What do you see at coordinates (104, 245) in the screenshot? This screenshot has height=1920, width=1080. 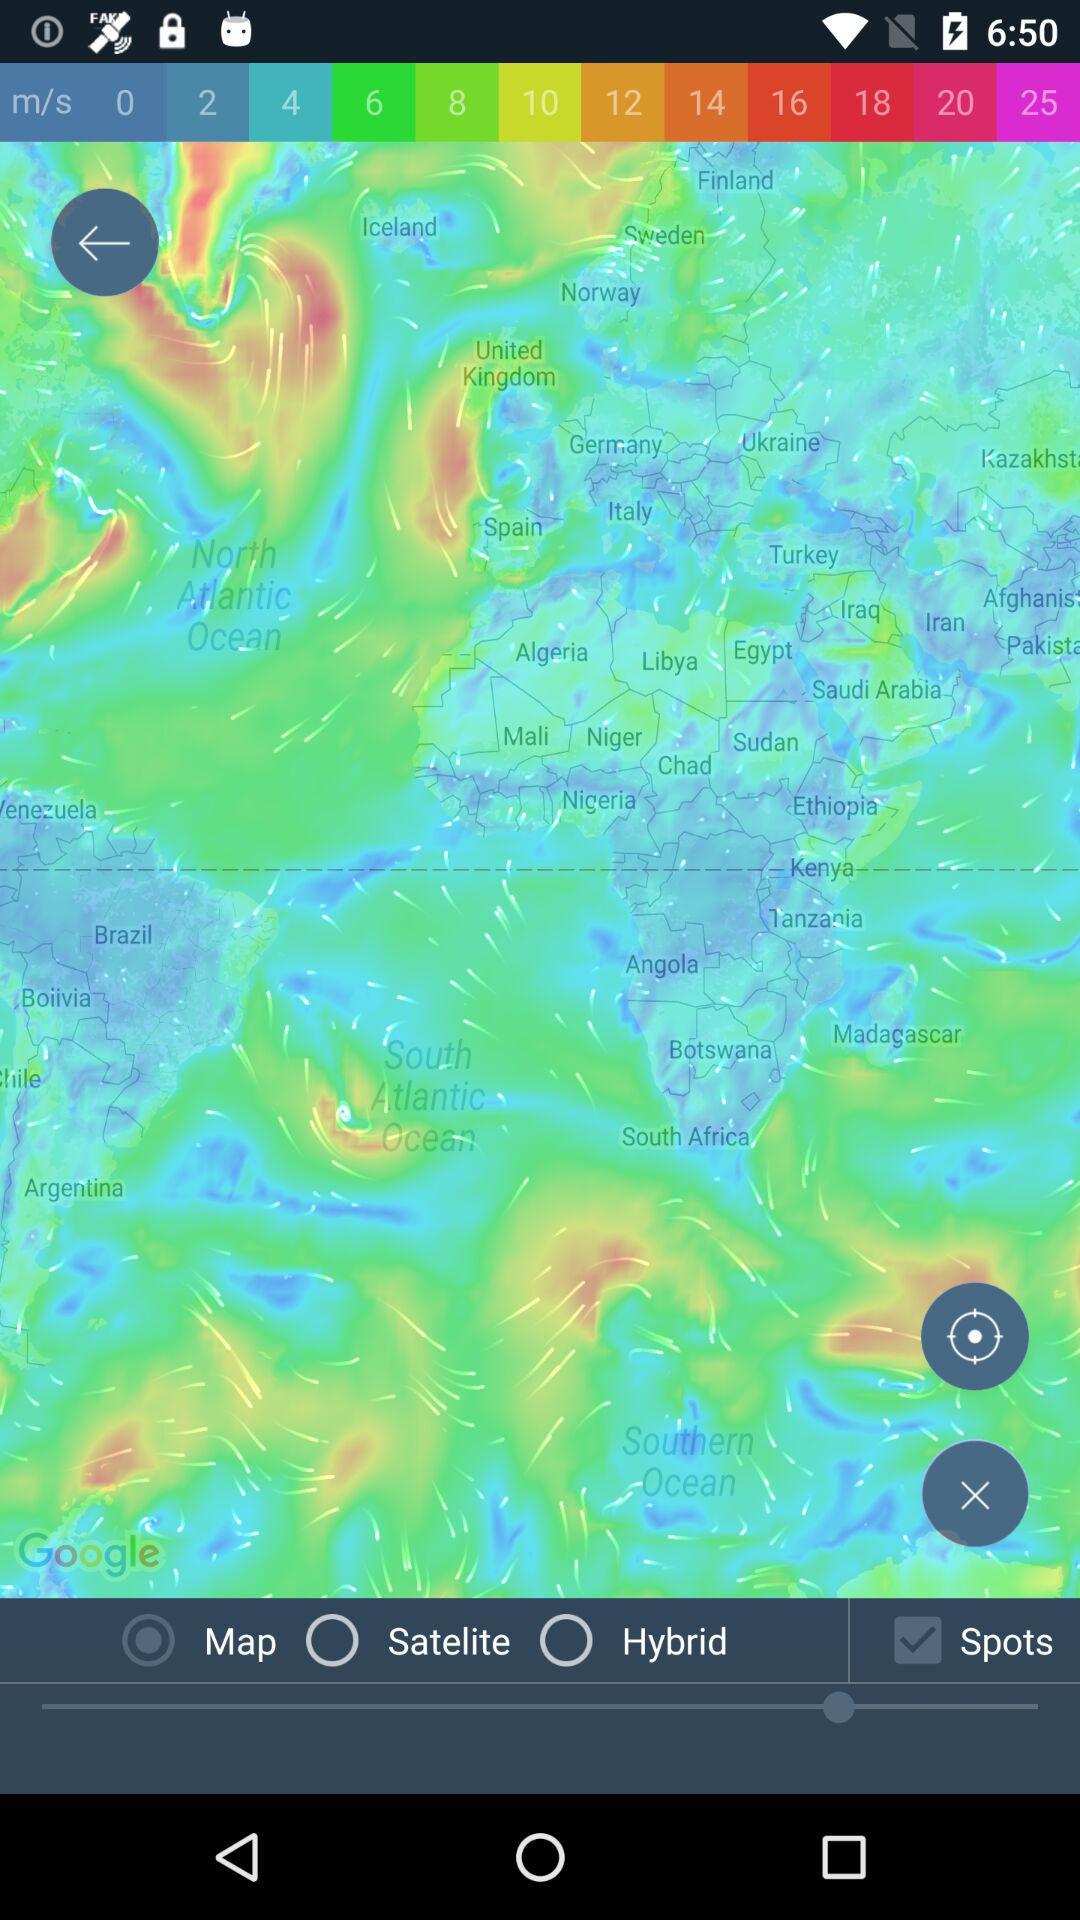 I see `go back` at bounding box center [104, 245].